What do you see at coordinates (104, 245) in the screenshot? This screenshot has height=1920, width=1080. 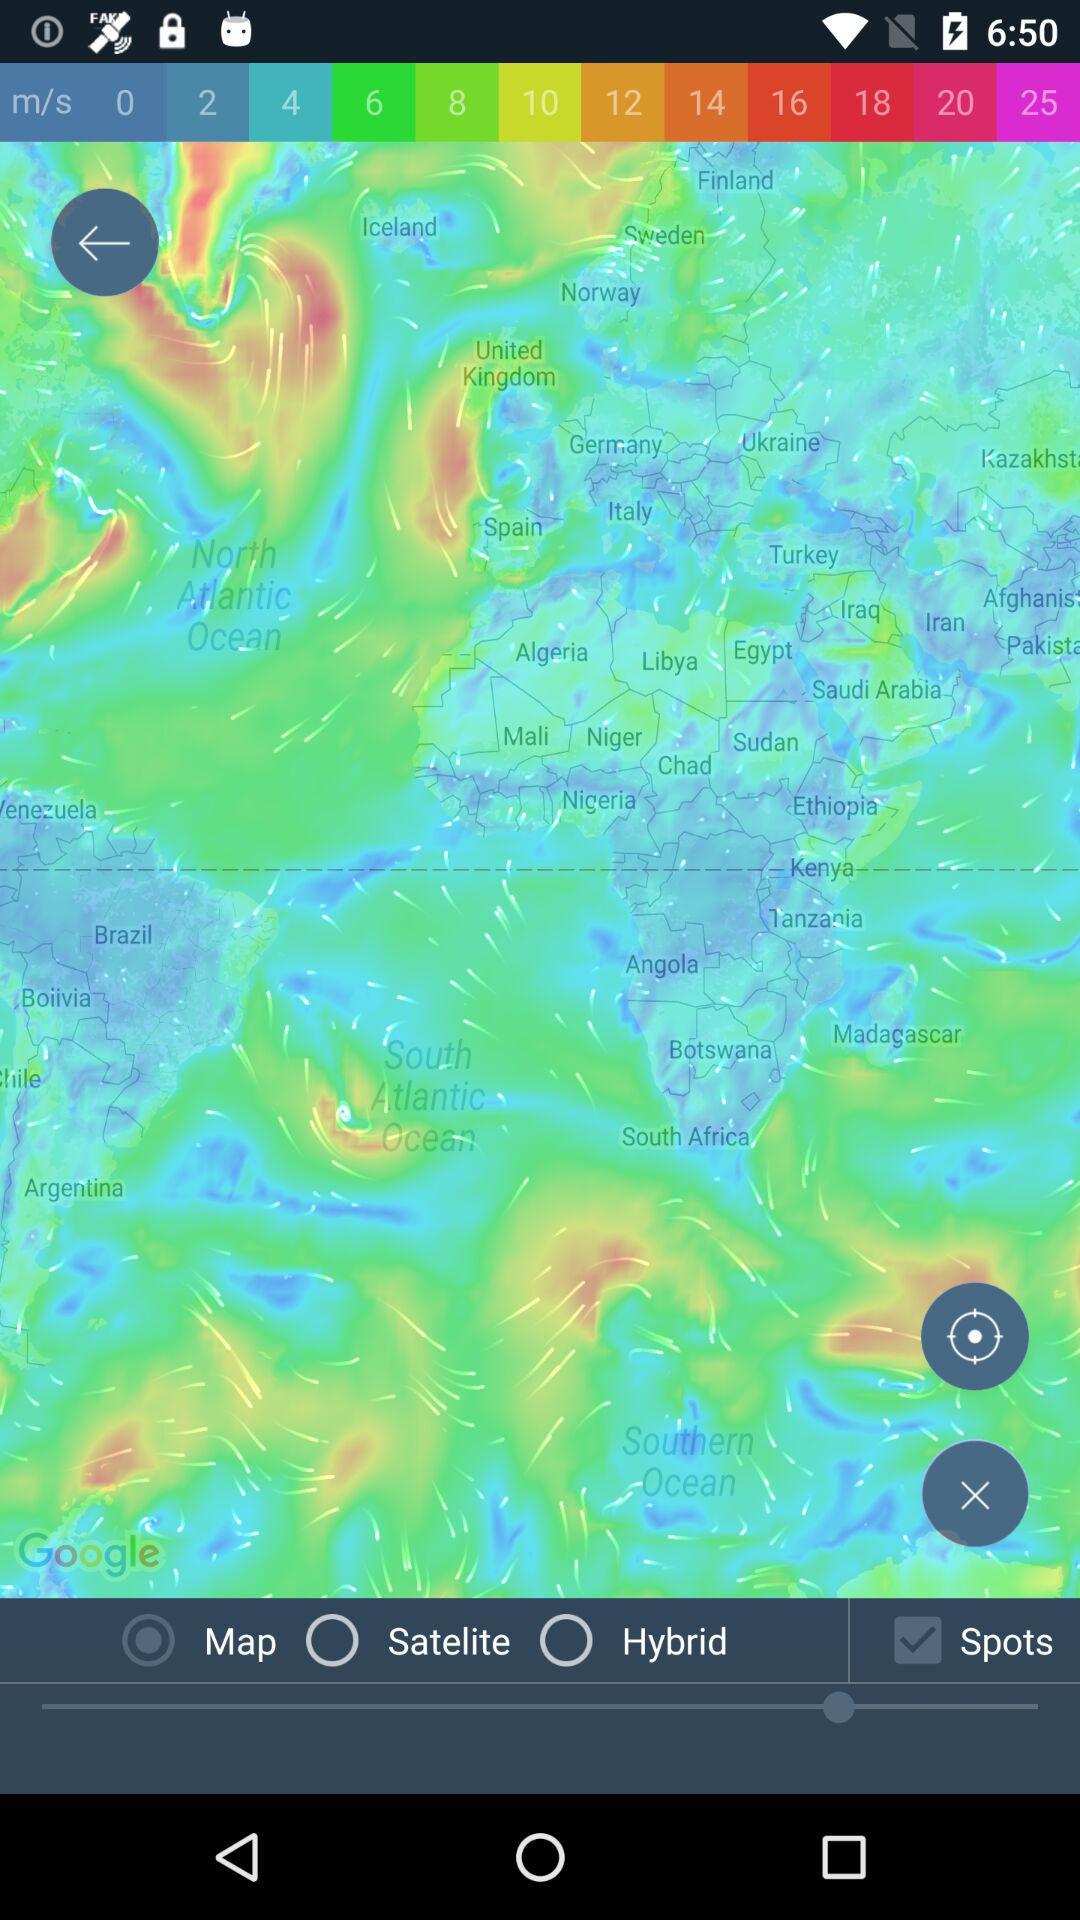 I see `go back` at bounding box center [104, 245].